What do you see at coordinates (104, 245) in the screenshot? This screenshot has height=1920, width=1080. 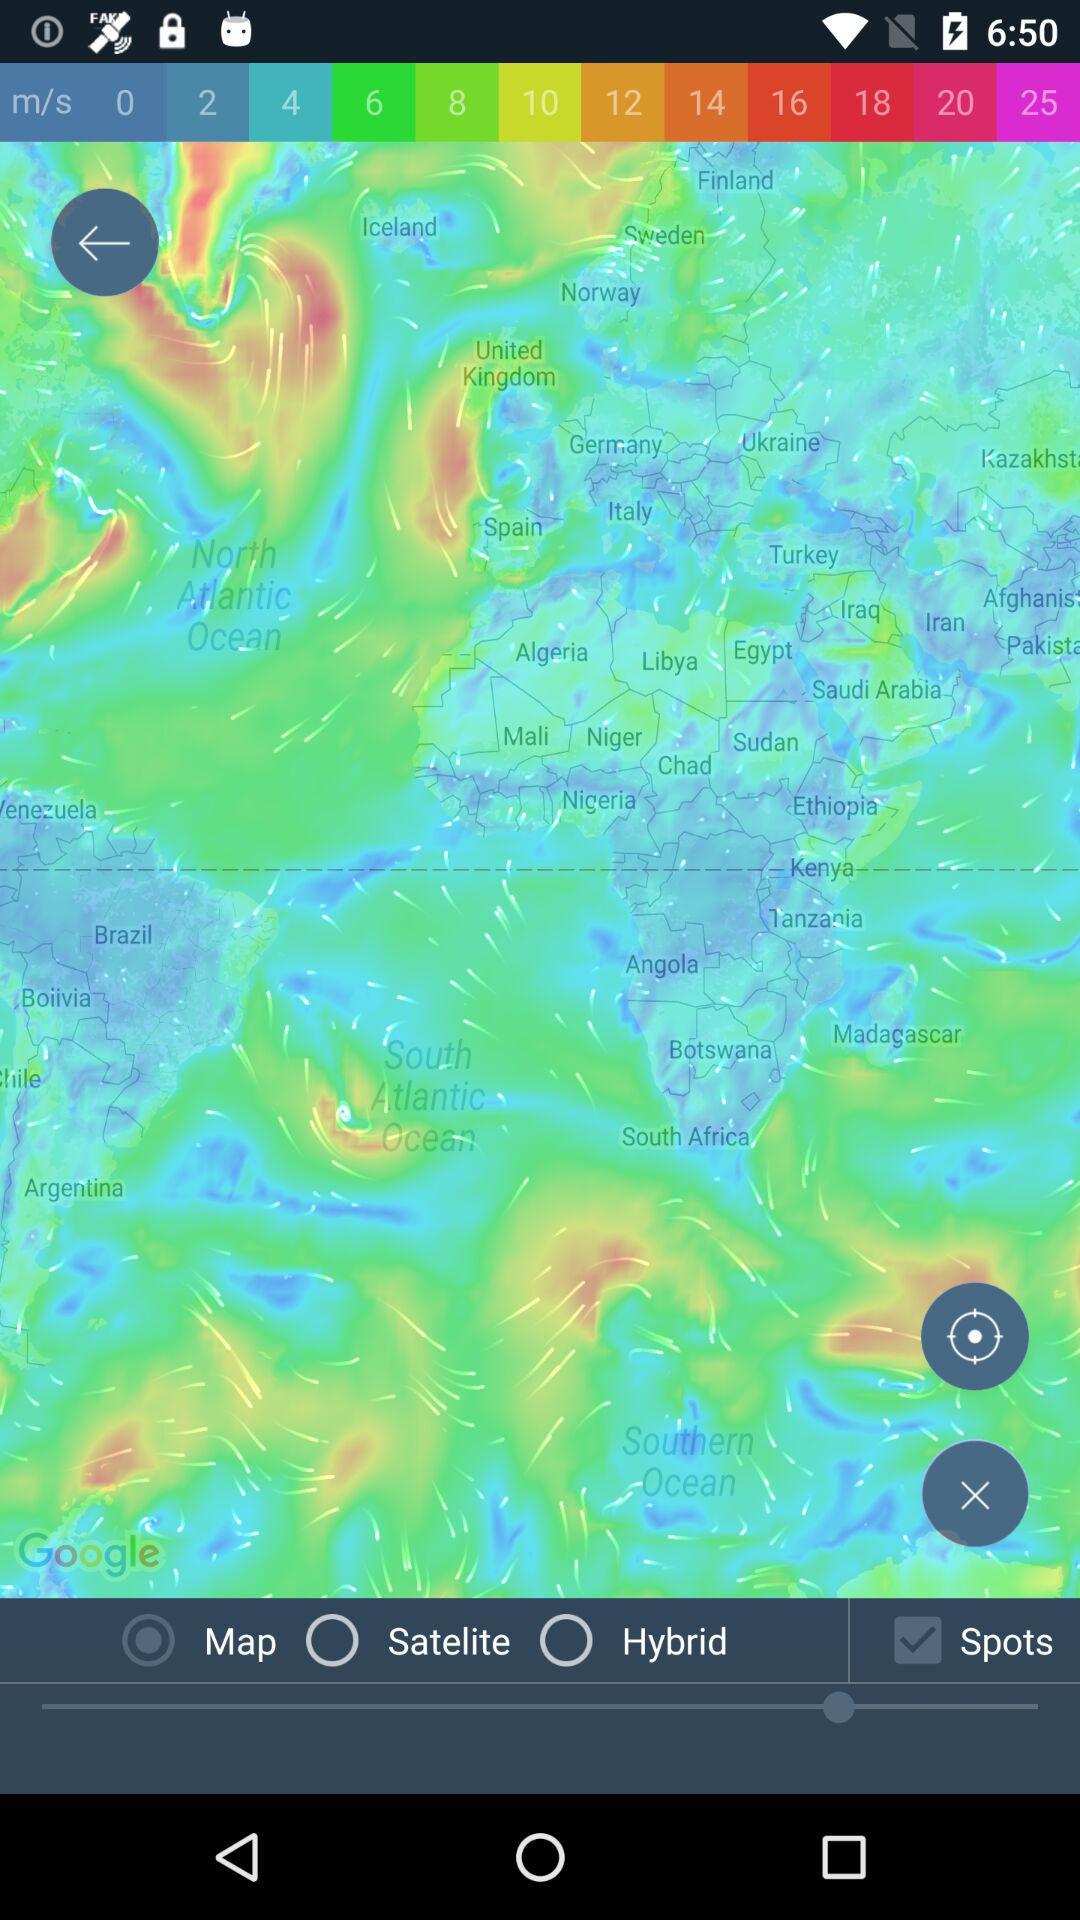 I see `go back` at bounding box center [104, 245].